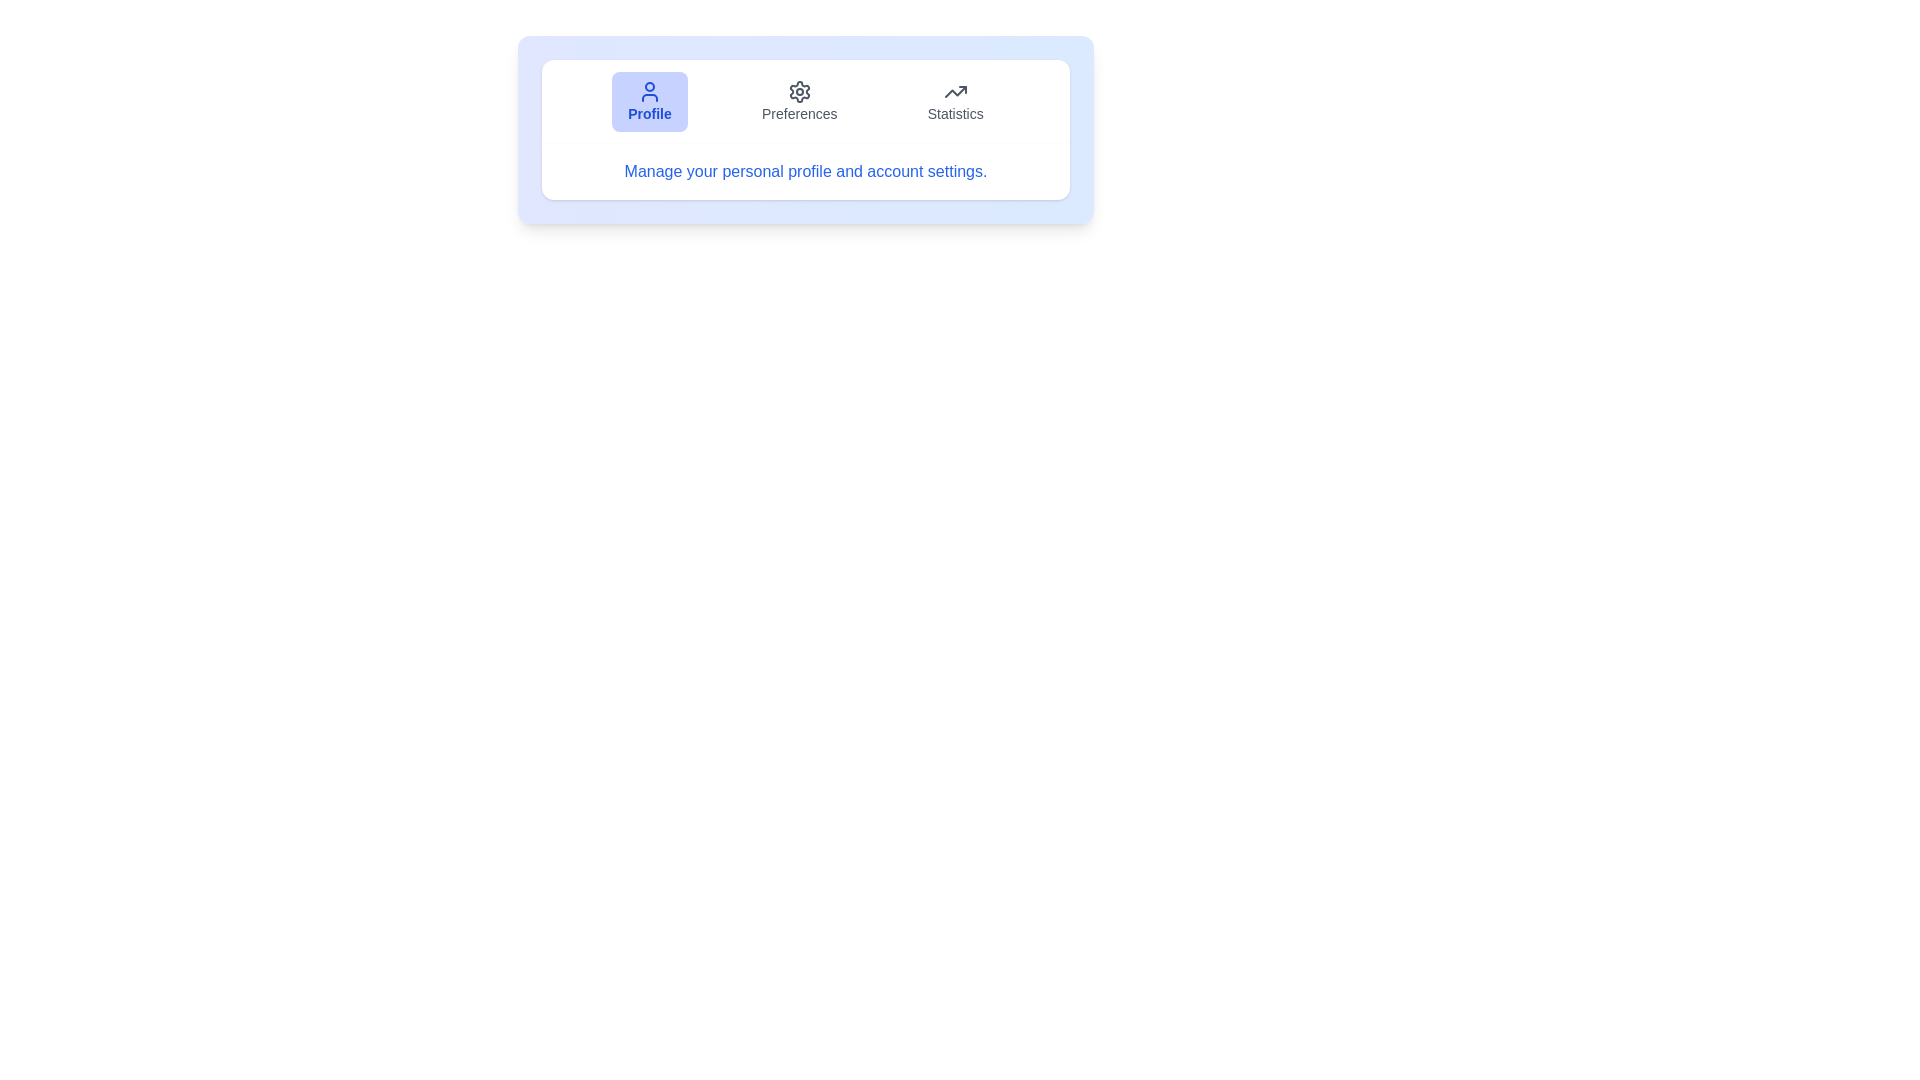 The width and height of the screenshot is (1920, 1080). Describe the element at coordinates (954, 101) in the screenshot. I see `the Statistics tab by clicking on its button` at that location.